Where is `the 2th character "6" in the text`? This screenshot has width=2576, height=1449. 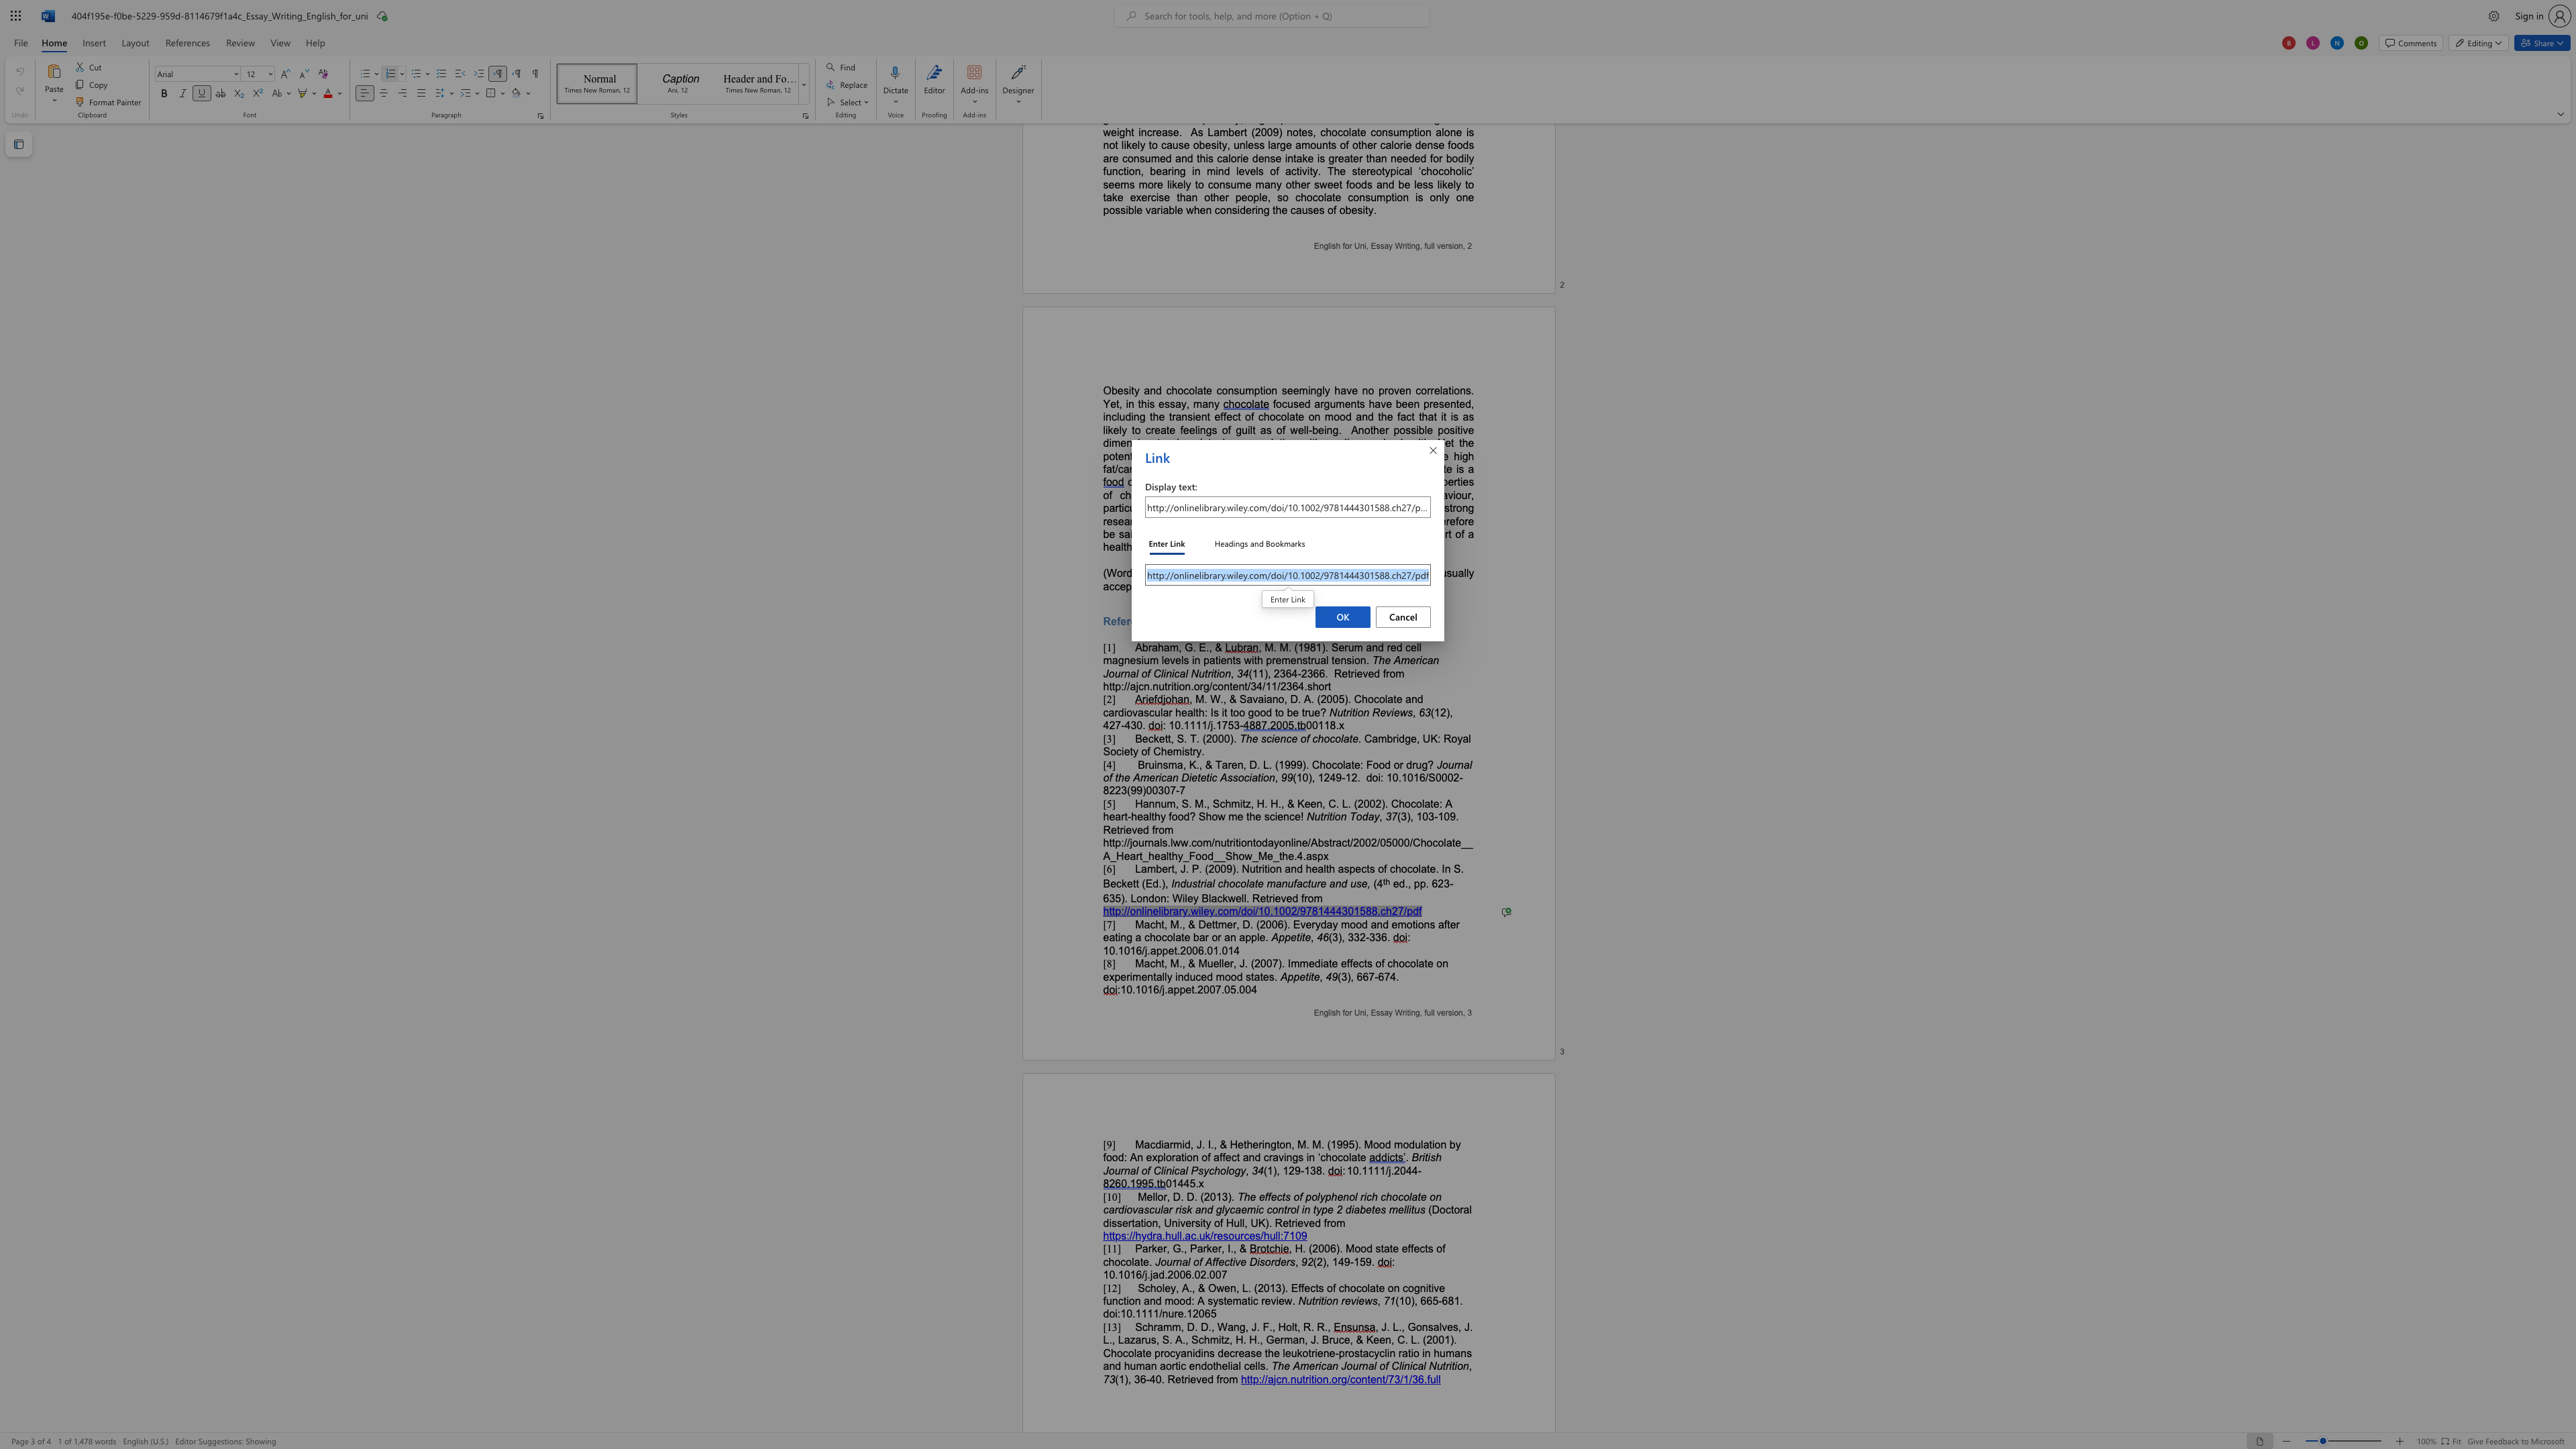 the 2th character "6" in the text is located at coordinates (1188, 1273).